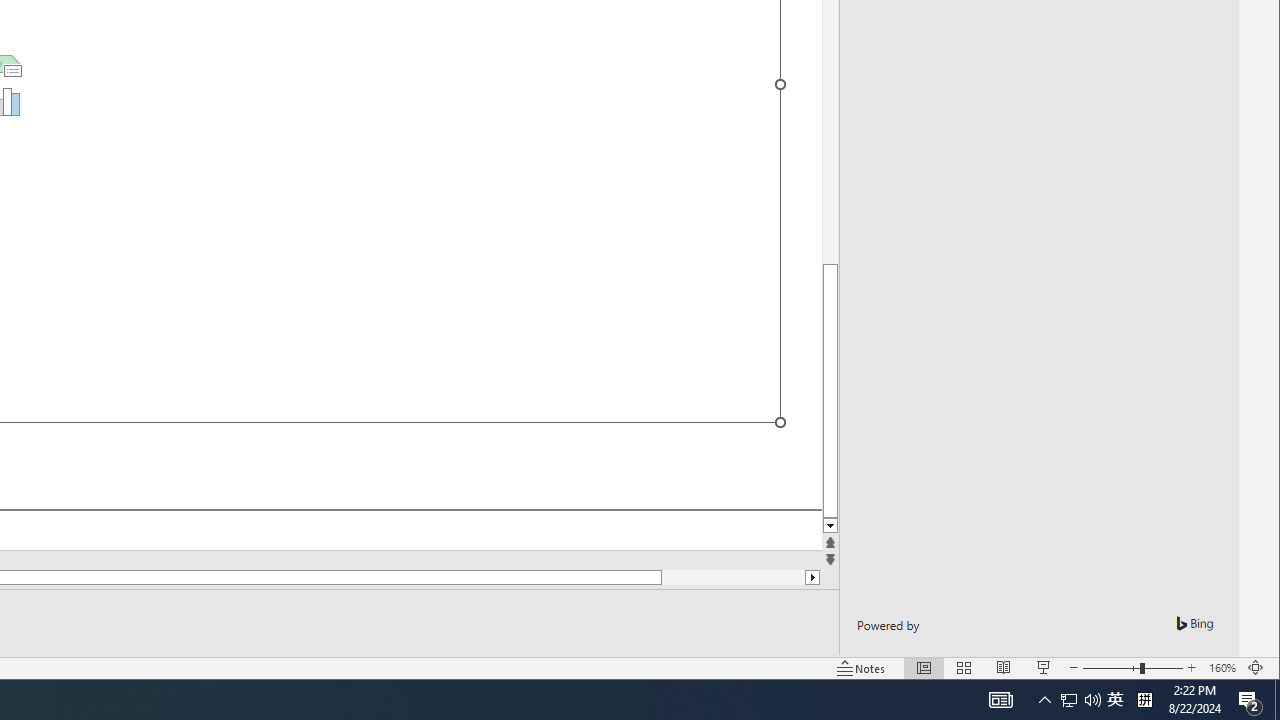 The width and height of the screenshot is (1280, 720). What do you see at coordinates (1221, 668) in the screenshot?
I see `'Zoom 160%'` at bounding box center [1221, 668].